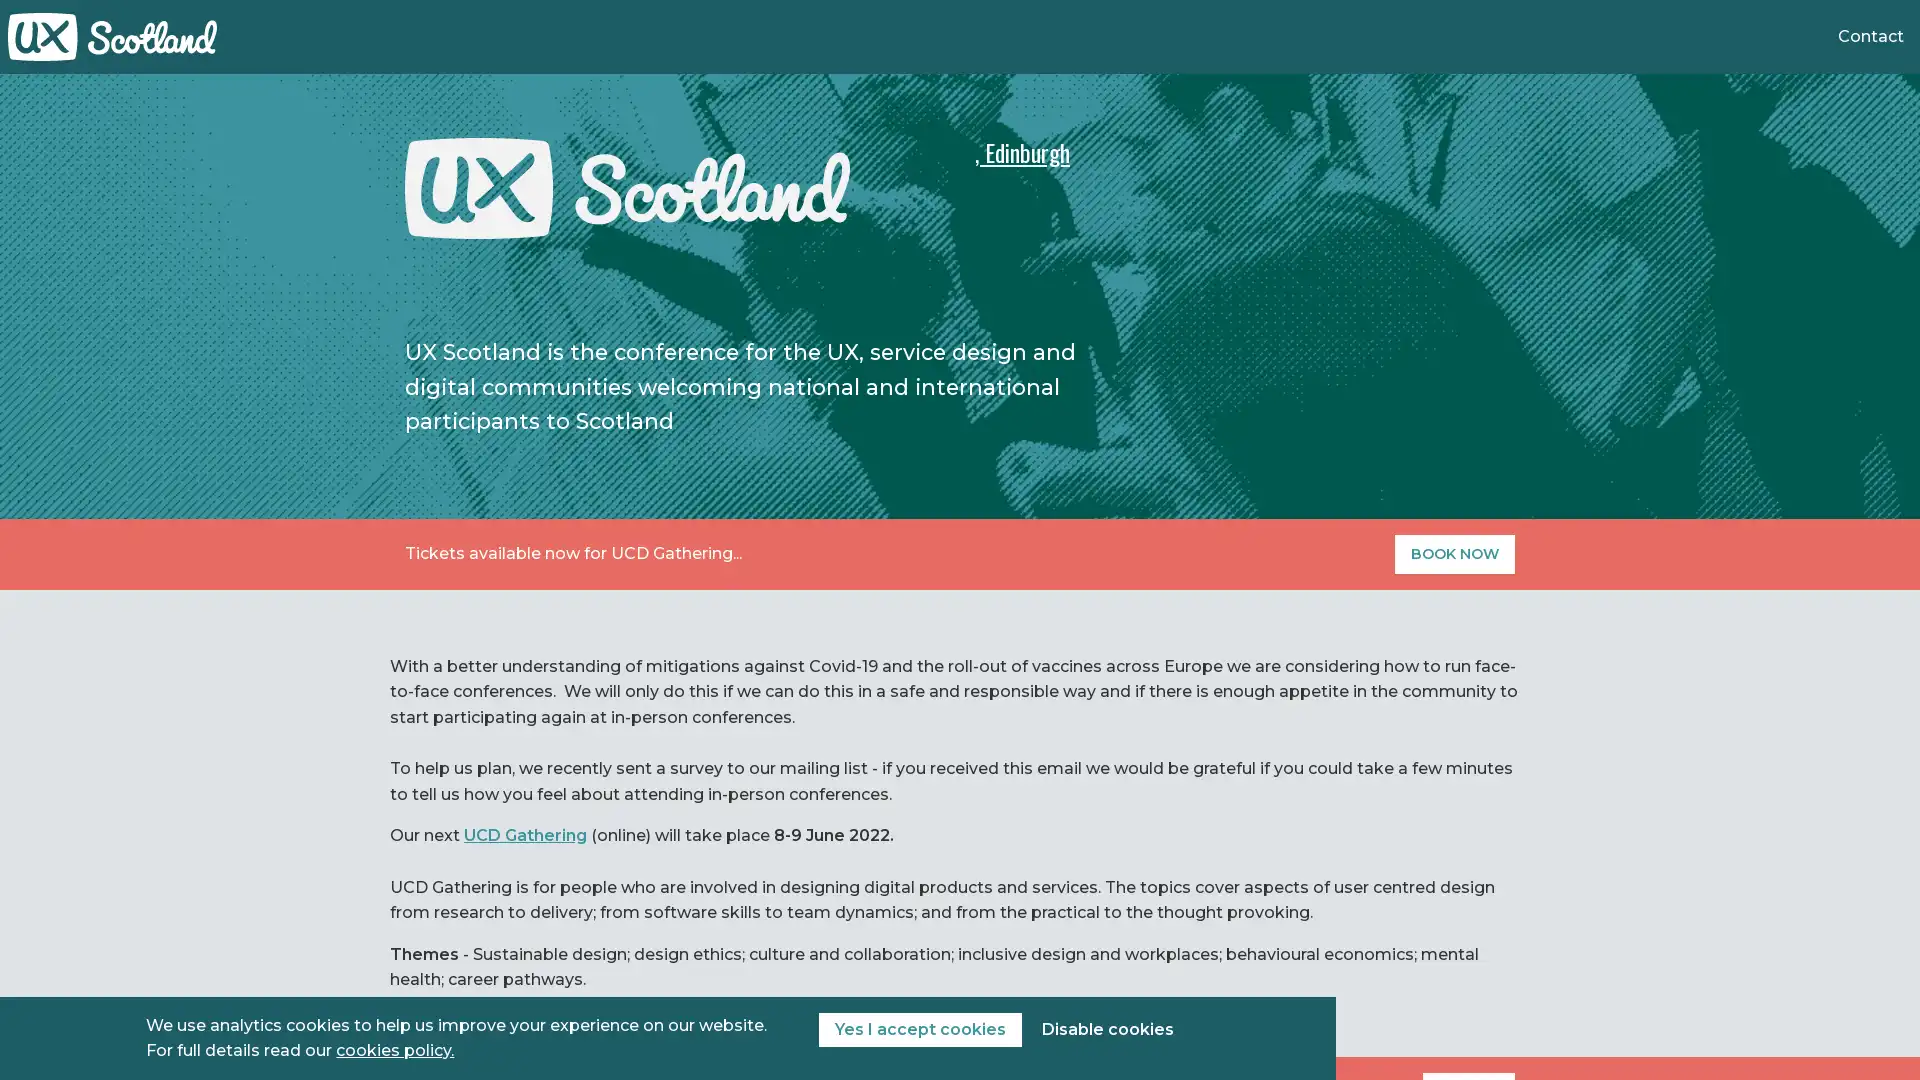 The image size is (1920, 1080). What do you see at coordinates (918, 1029) in the screenshot?
I see `Yes I accept cookies` at bounding box center [918, 1029].